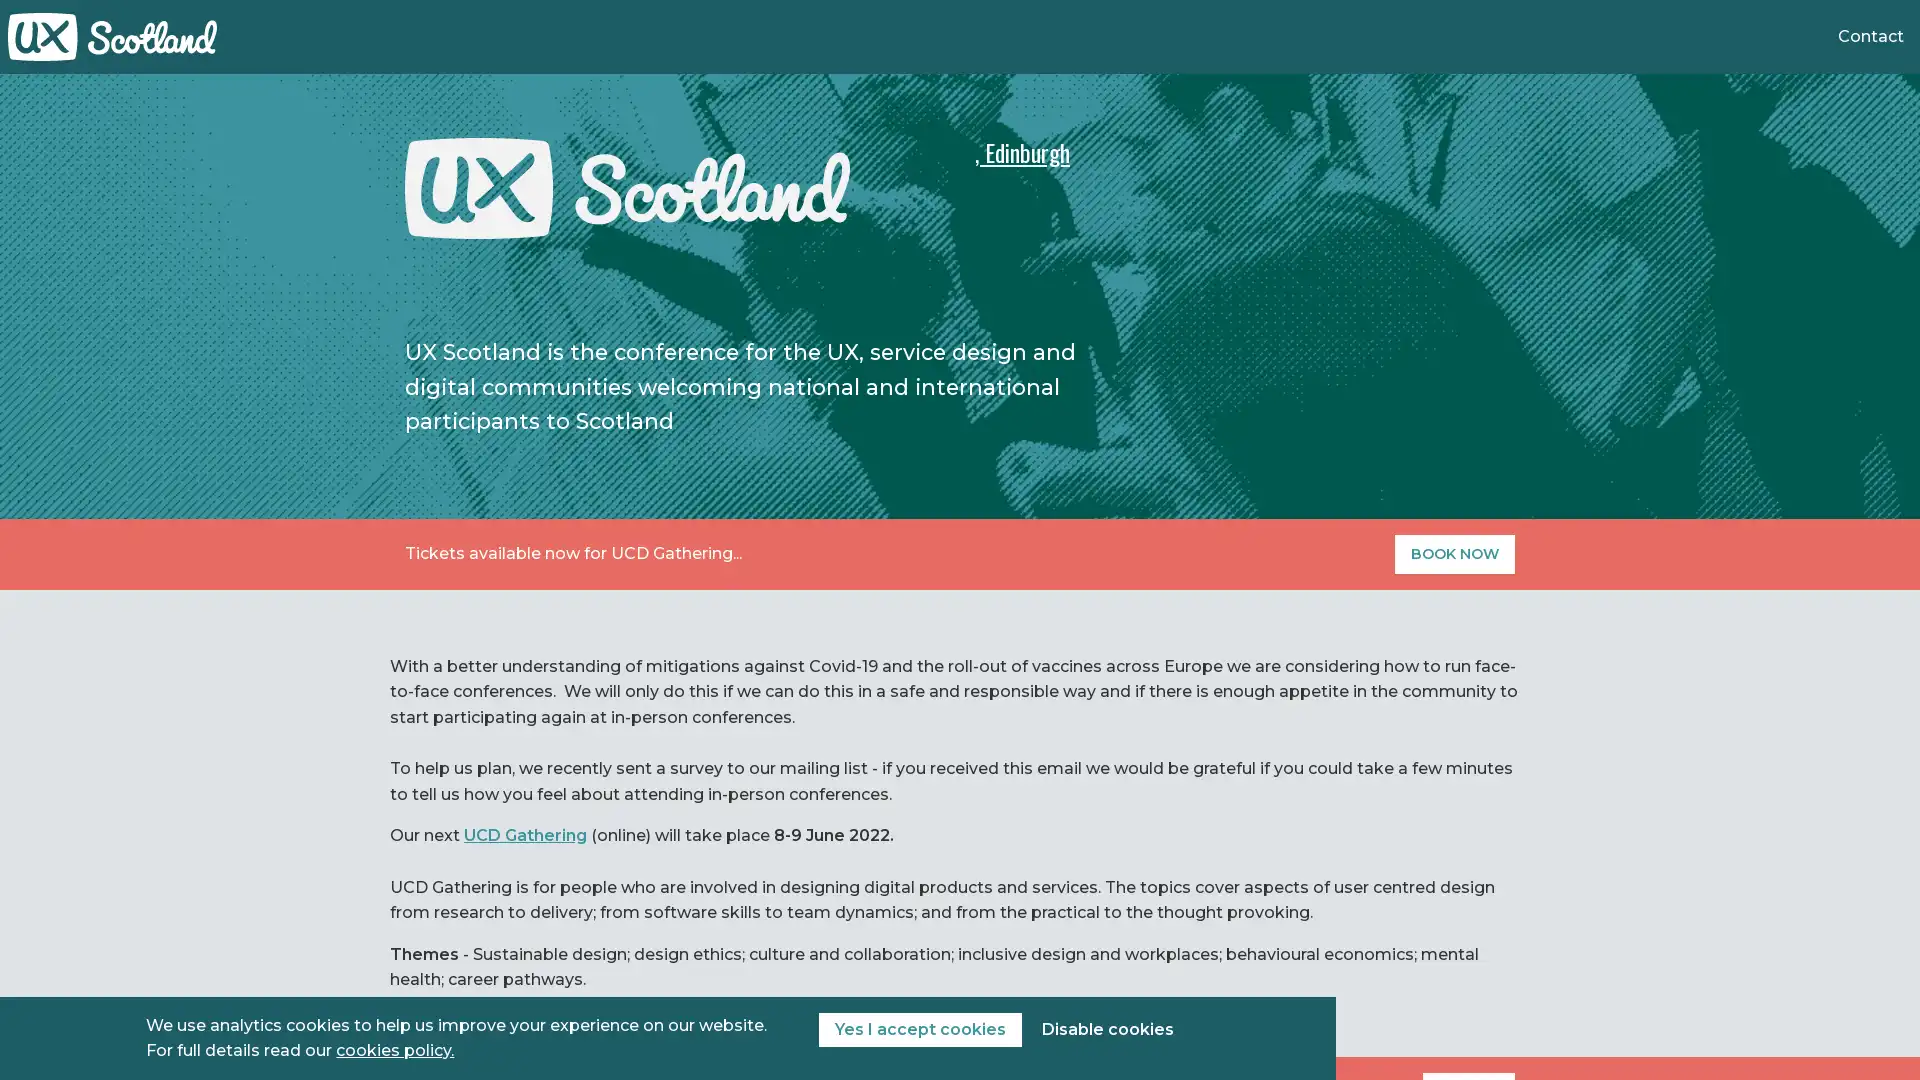 The image size is (1920, 1080). What do you see at coordinates (918, 1029) in the screenshot?
I see `Yes I accept cookies` at bounding box center [918, 1029].